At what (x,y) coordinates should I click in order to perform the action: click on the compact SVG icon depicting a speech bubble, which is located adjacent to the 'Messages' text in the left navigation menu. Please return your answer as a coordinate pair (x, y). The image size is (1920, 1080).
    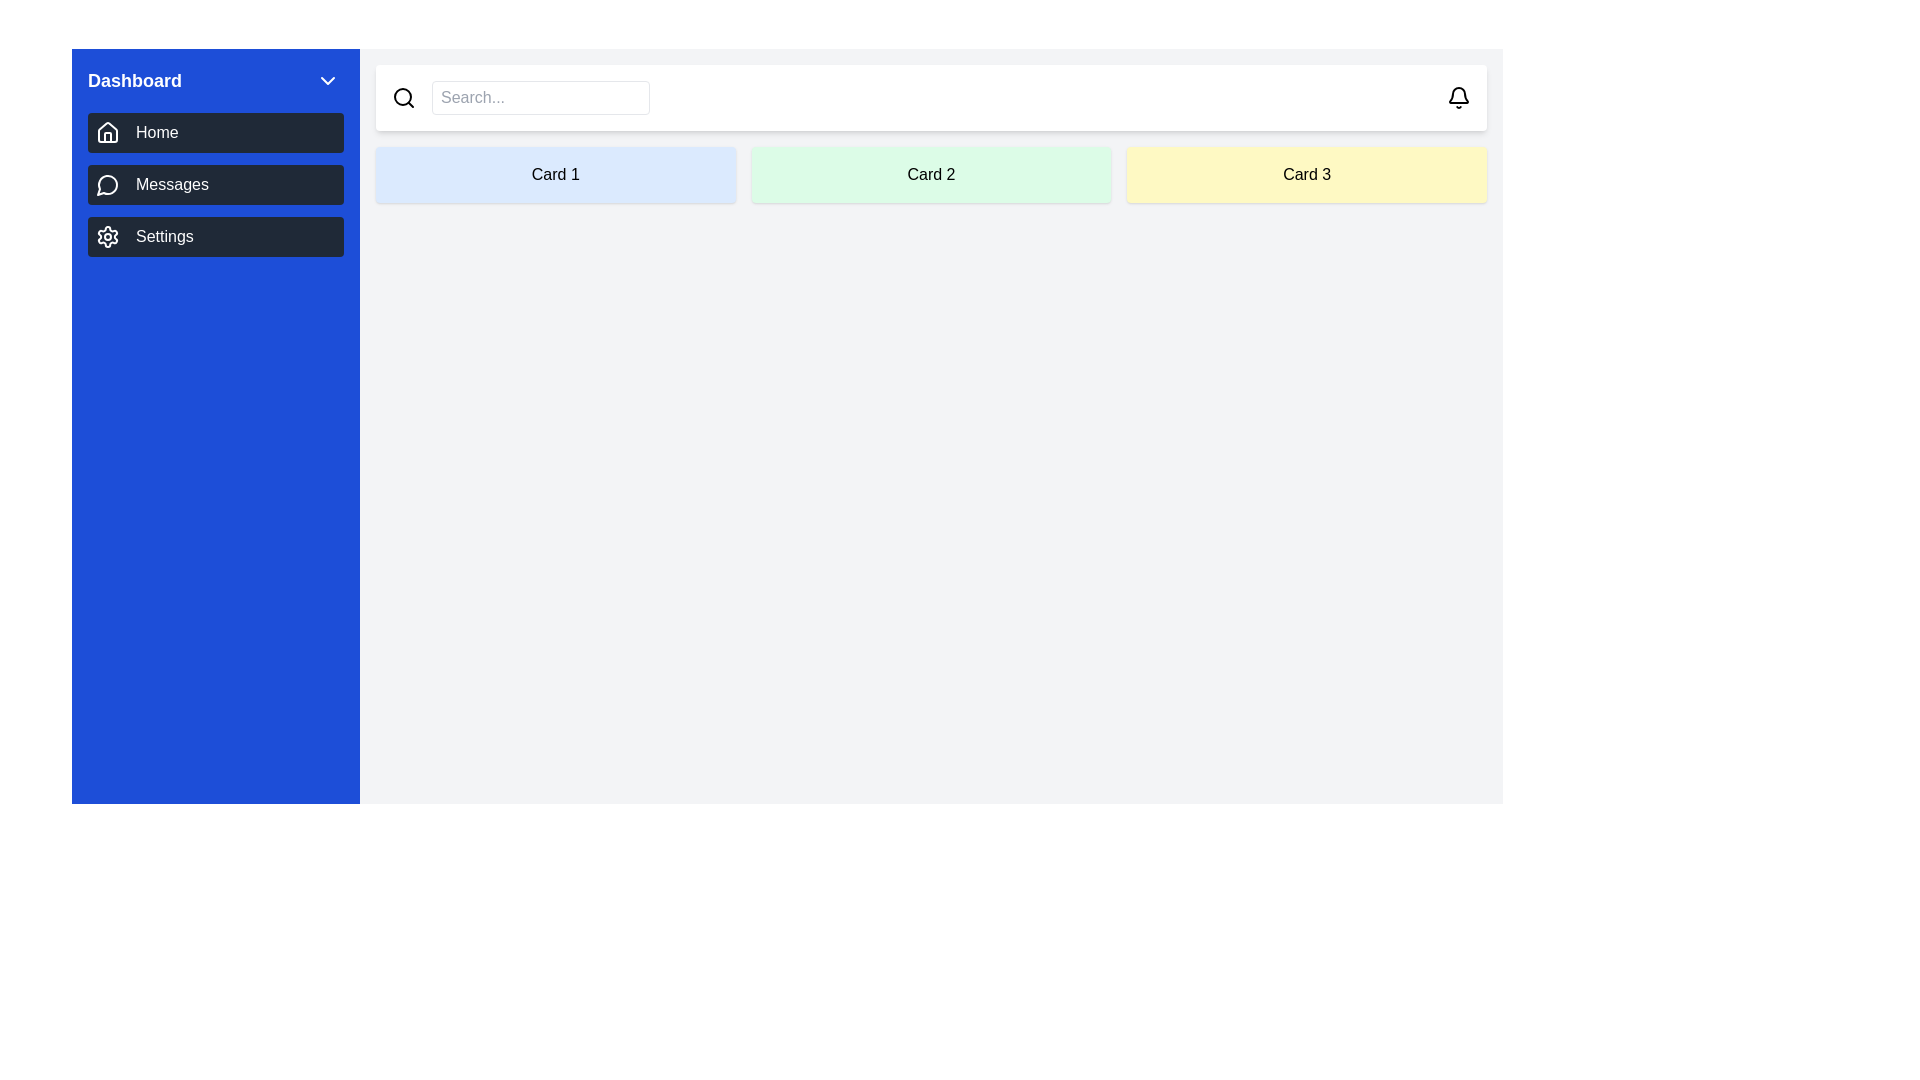
    Looking at the image, I should click on (107, 185).